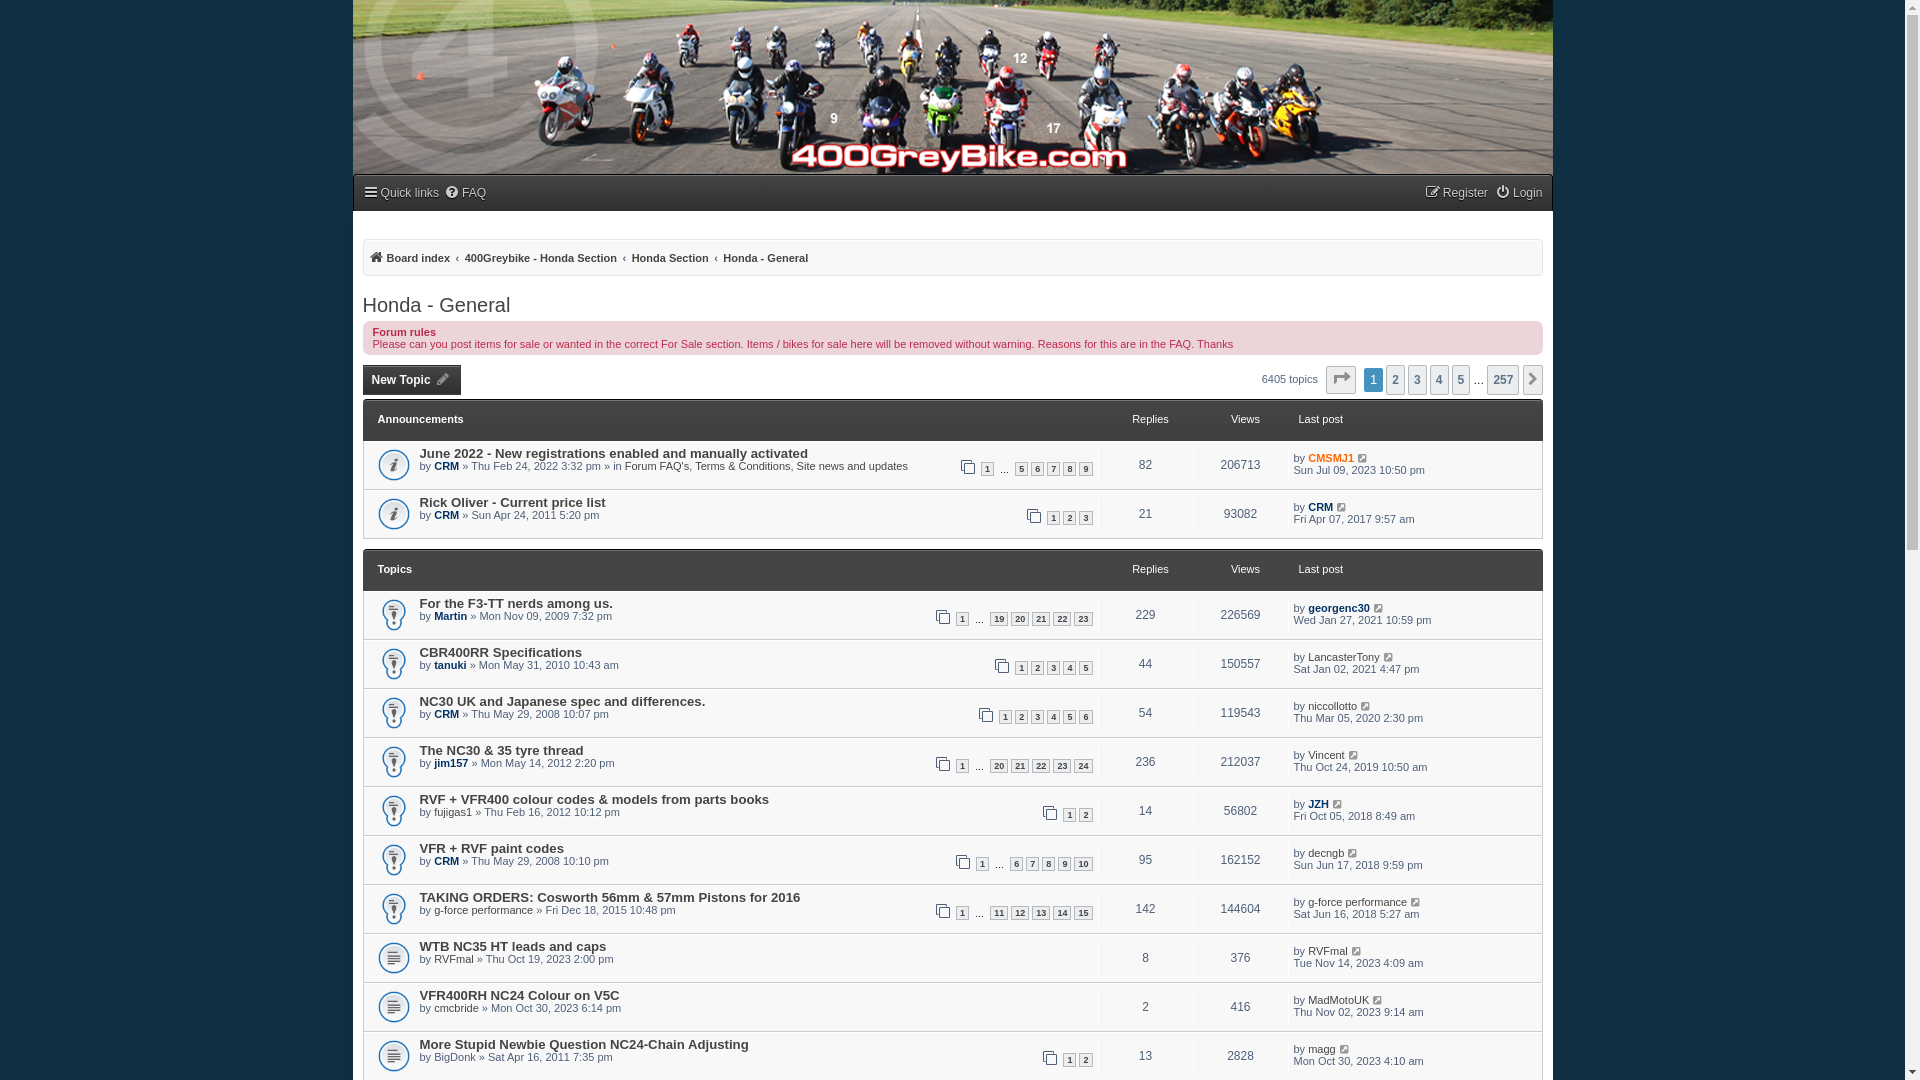 Image resolution: width=1920 pixels, height=1080 pixels. Describe the element at coordinates (1326, 755) in the screenshot. I see `'Vincent'` at that location.